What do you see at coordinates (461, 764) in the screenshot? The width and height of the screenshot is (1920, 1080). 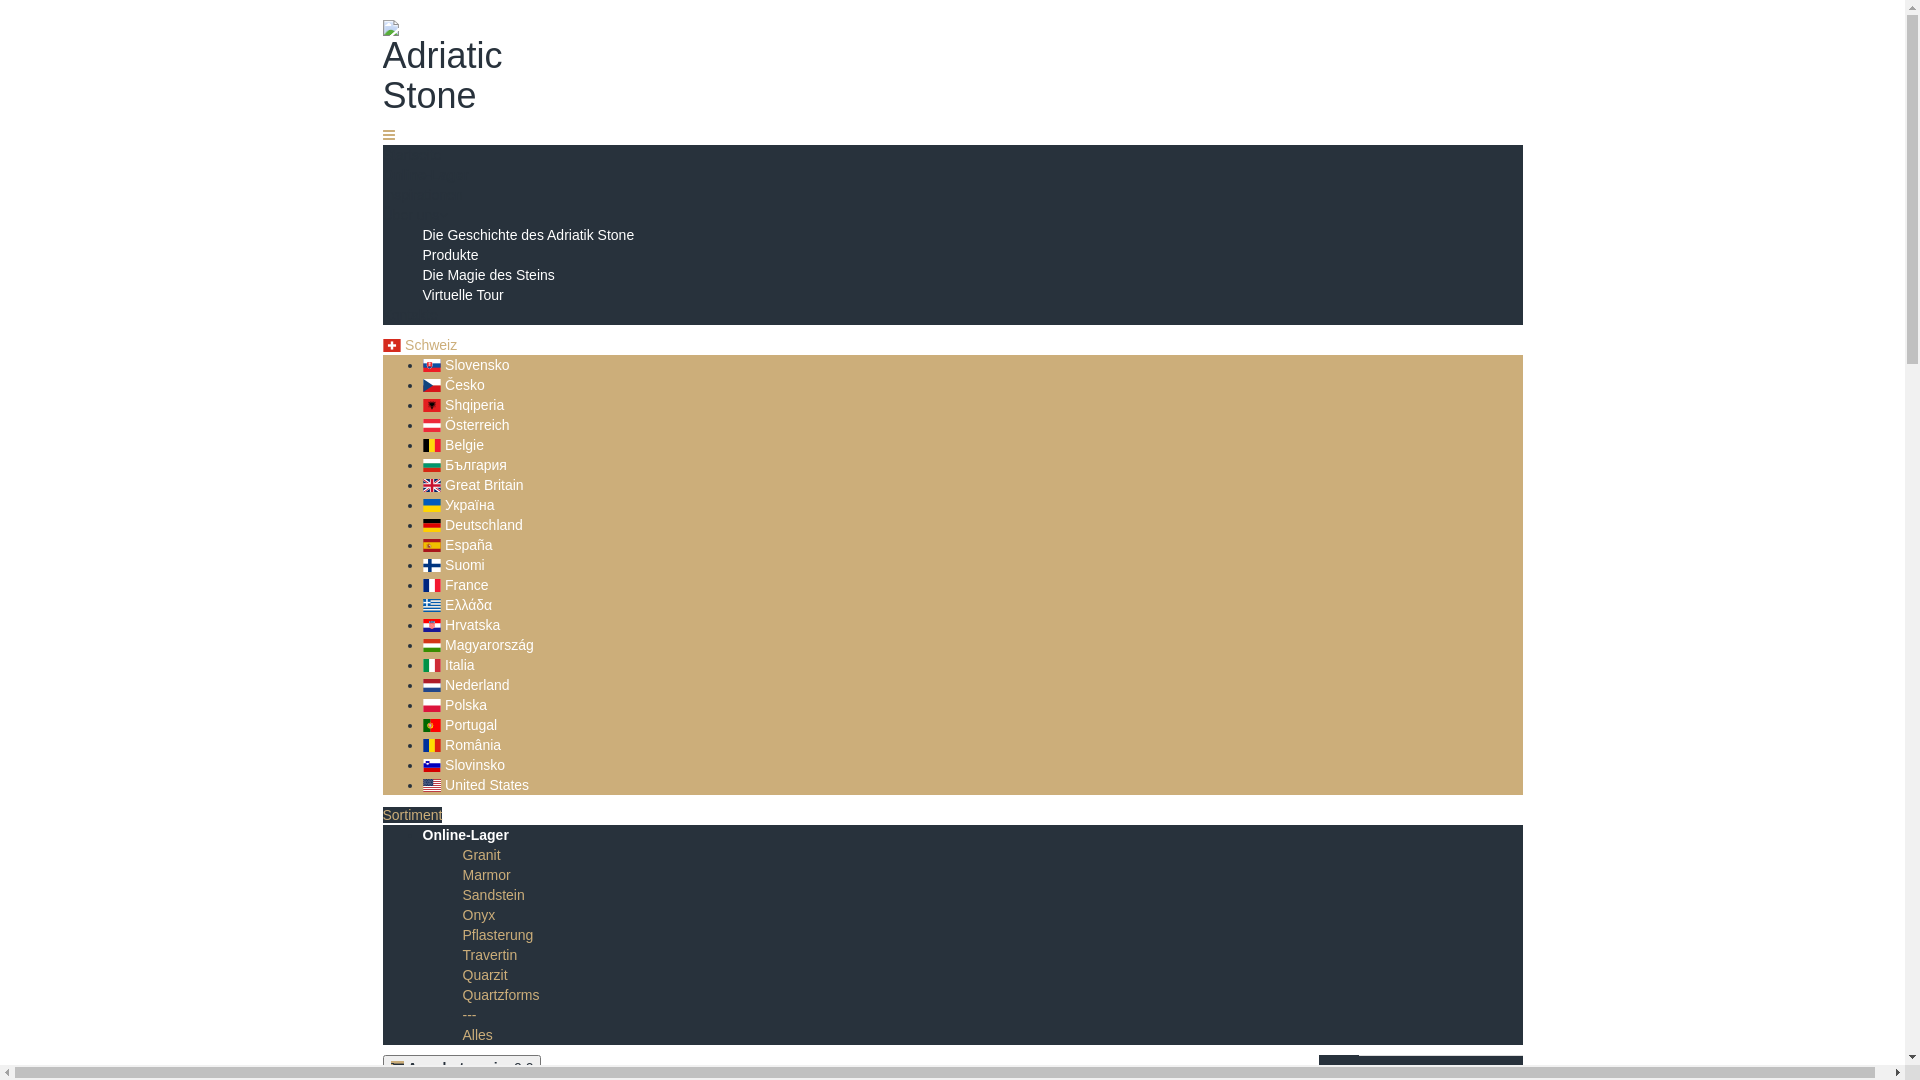 I see `' Slovinsko'` at bounding box center [461, 764].